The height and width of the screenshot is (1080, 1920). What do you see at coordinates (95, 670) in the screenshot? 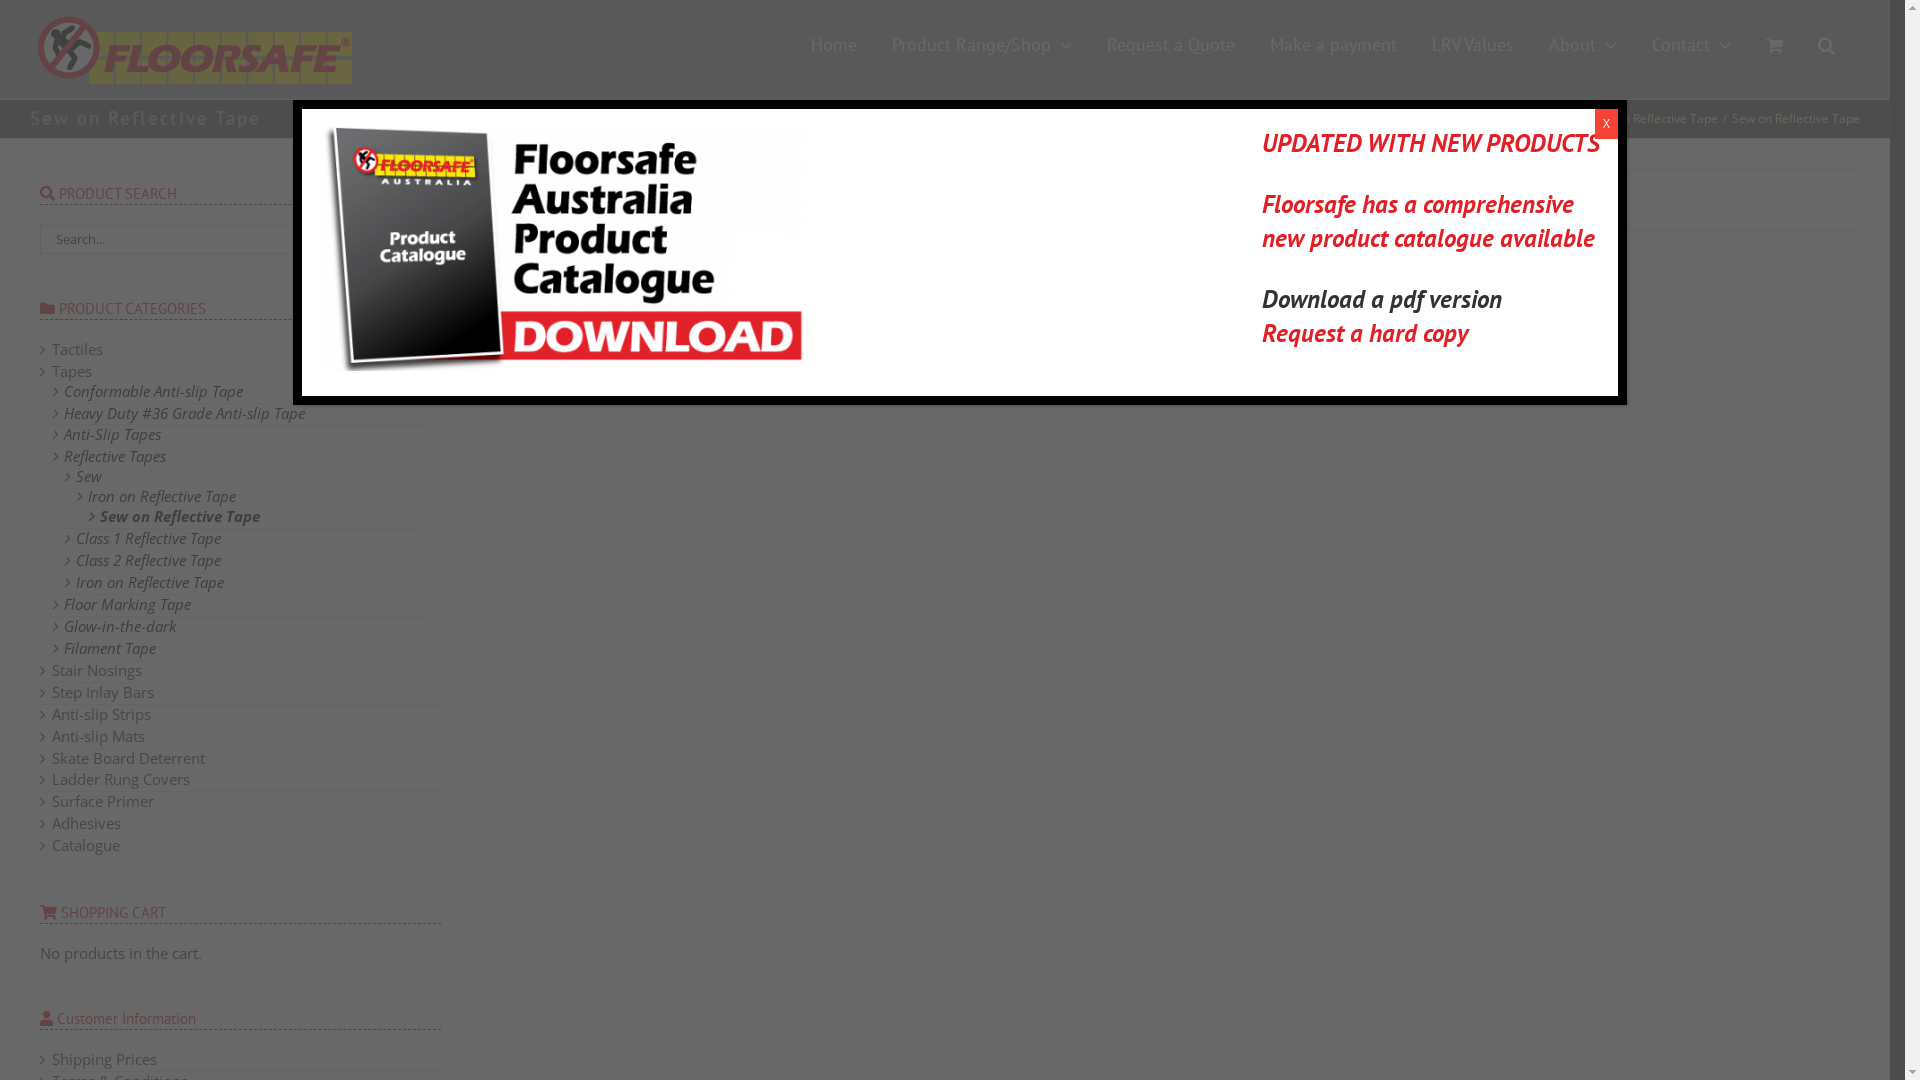
I see `'Stair Nosings'` at bounding box center [95, 670].